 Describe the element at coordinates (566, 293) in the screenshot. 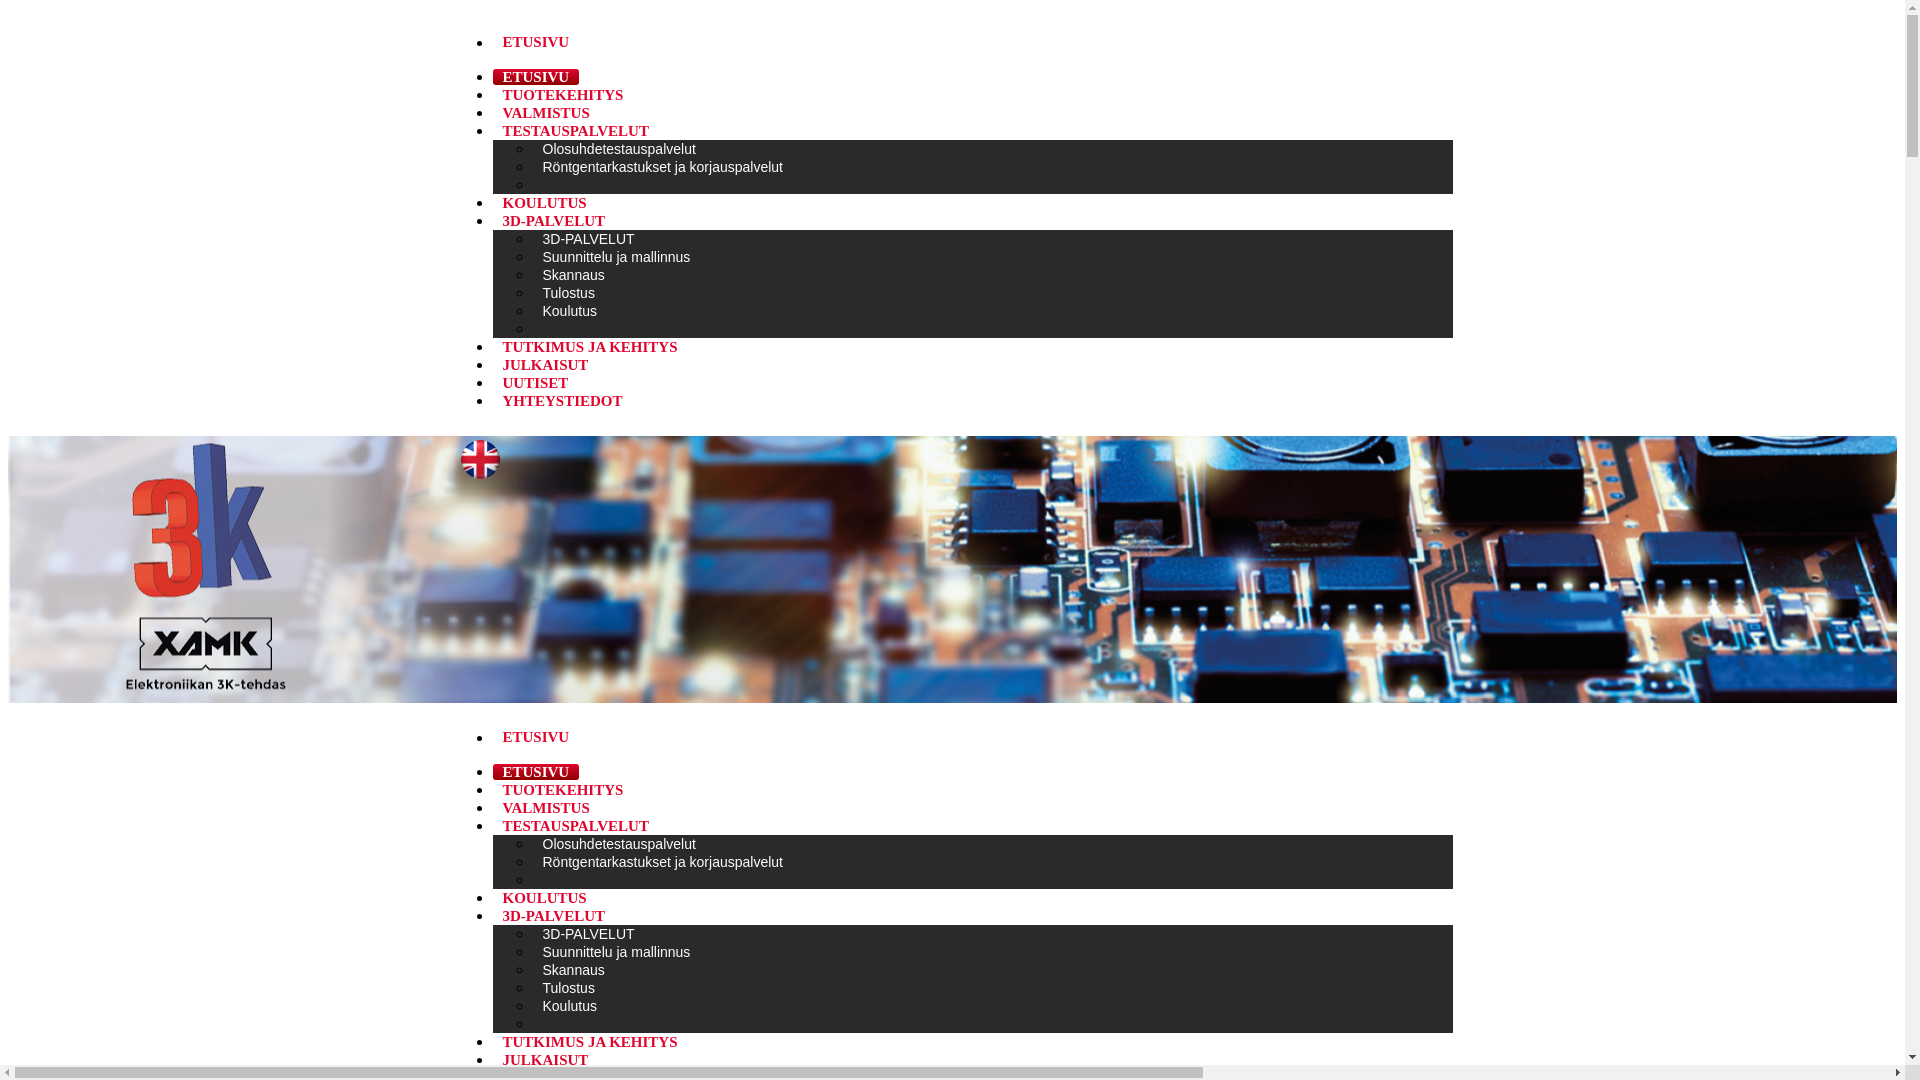

I see `'Tulostus'` at that location.